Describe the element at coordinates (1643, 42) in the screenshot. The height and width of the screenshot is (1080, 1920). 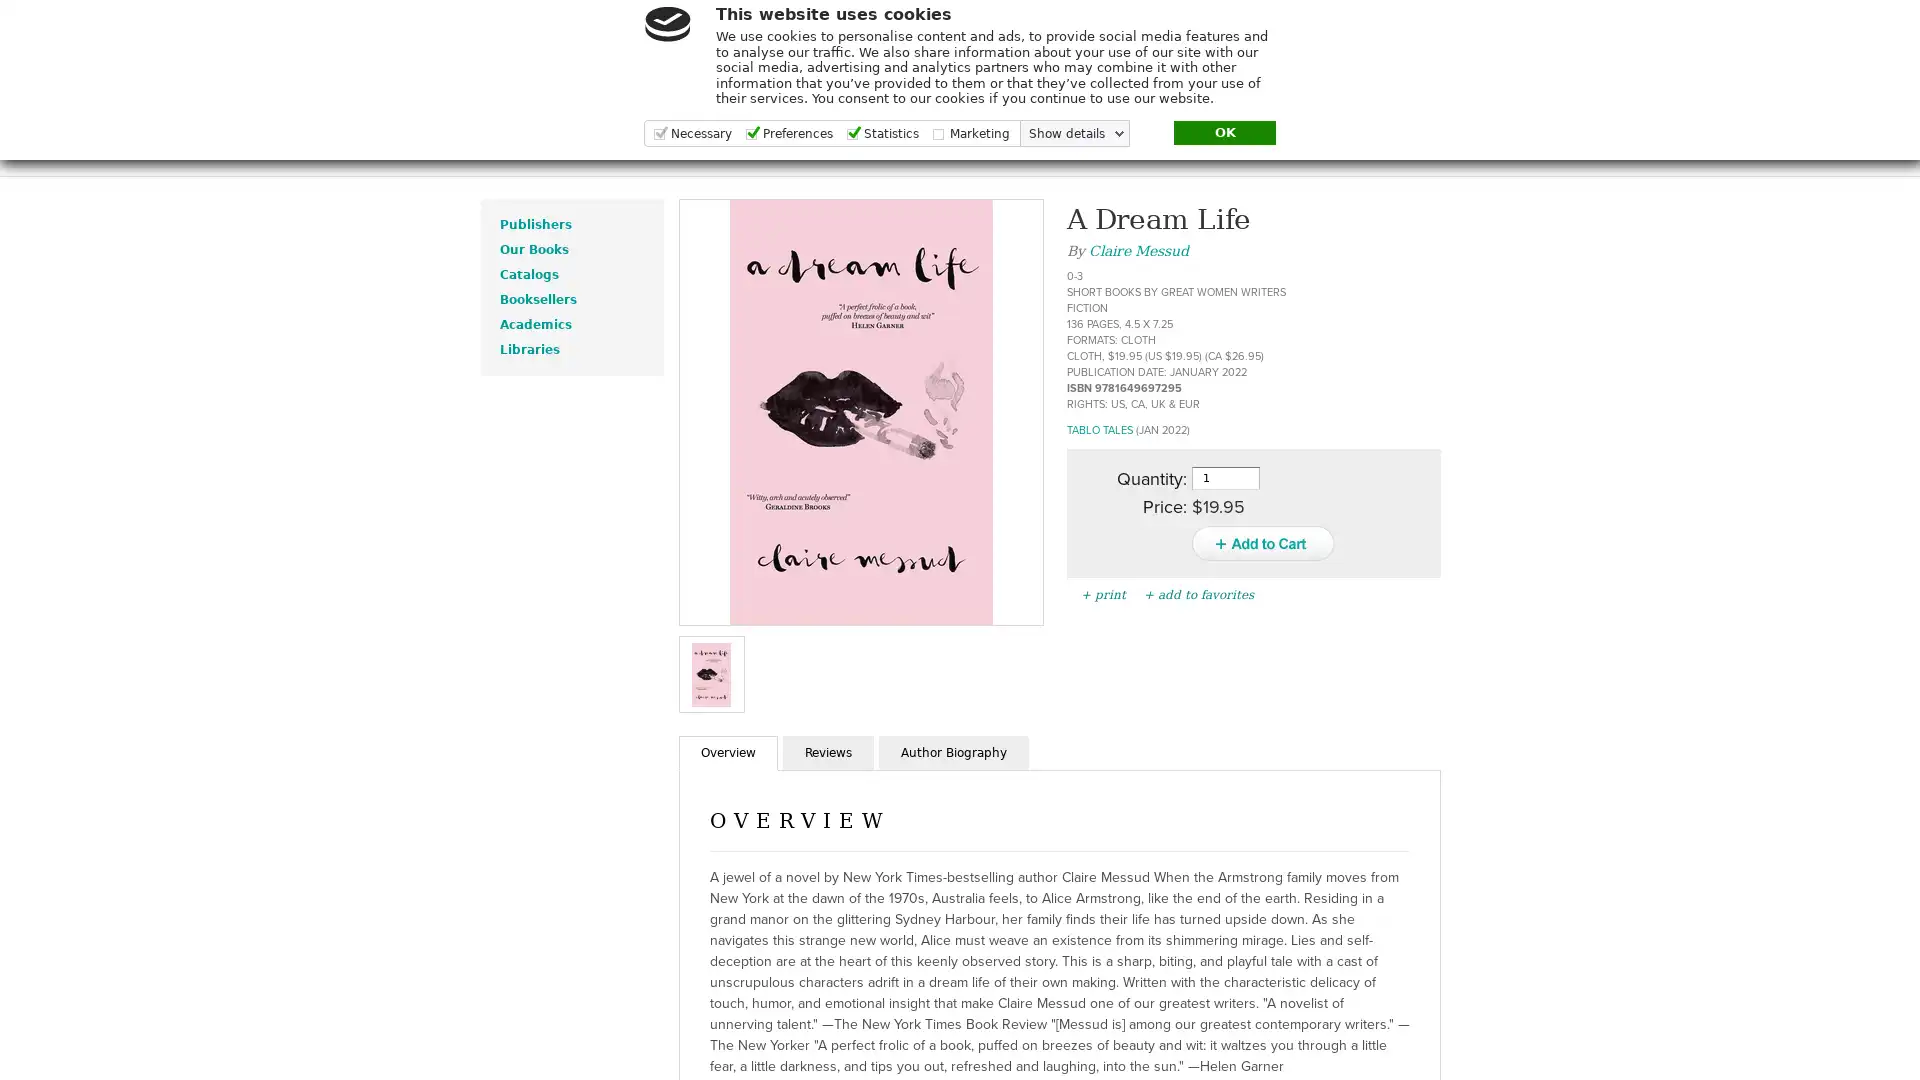
I see `Search` at that location.